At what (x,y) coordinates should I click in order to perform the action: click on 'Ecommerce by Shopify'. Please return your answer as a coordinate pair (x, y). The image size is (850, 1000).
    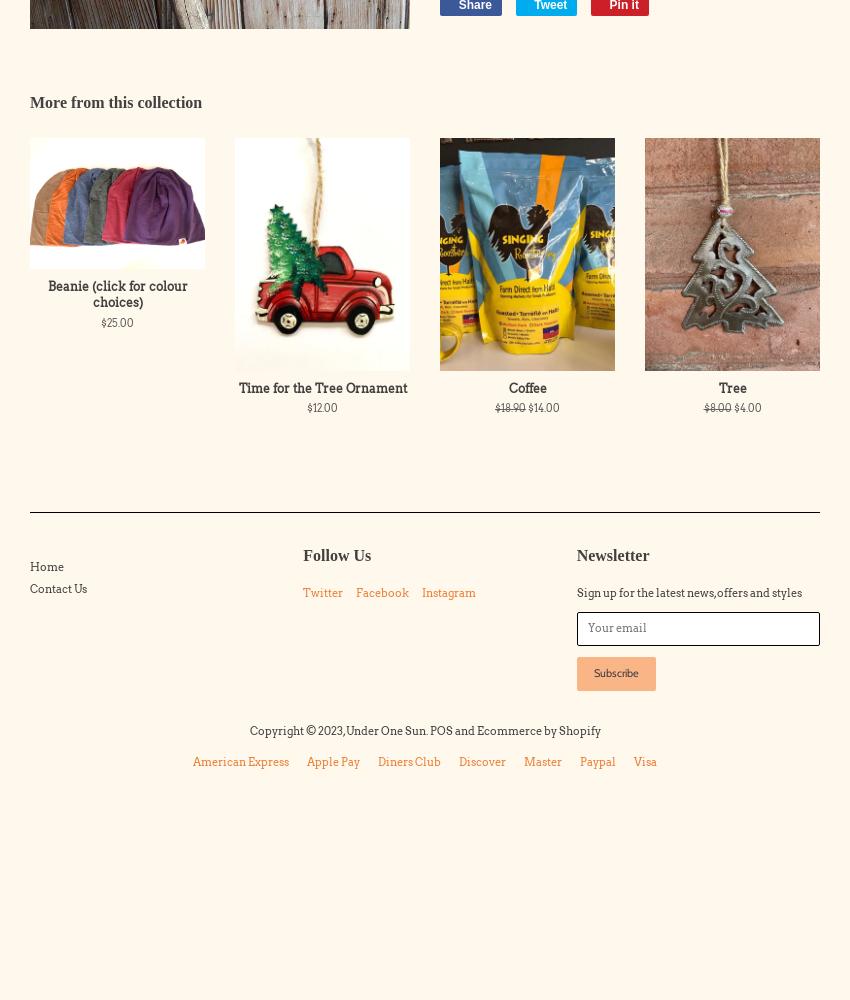
    Looking at the image, I should click on (536, 729).